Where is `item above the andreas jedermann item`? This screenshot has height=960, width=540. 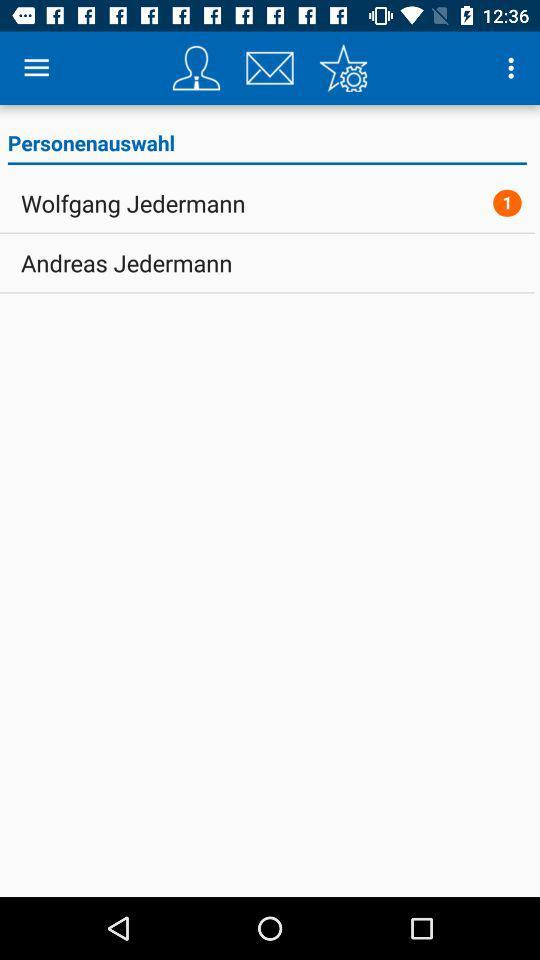 item above the andreas jedermann item is located at coordinates (133, 203).